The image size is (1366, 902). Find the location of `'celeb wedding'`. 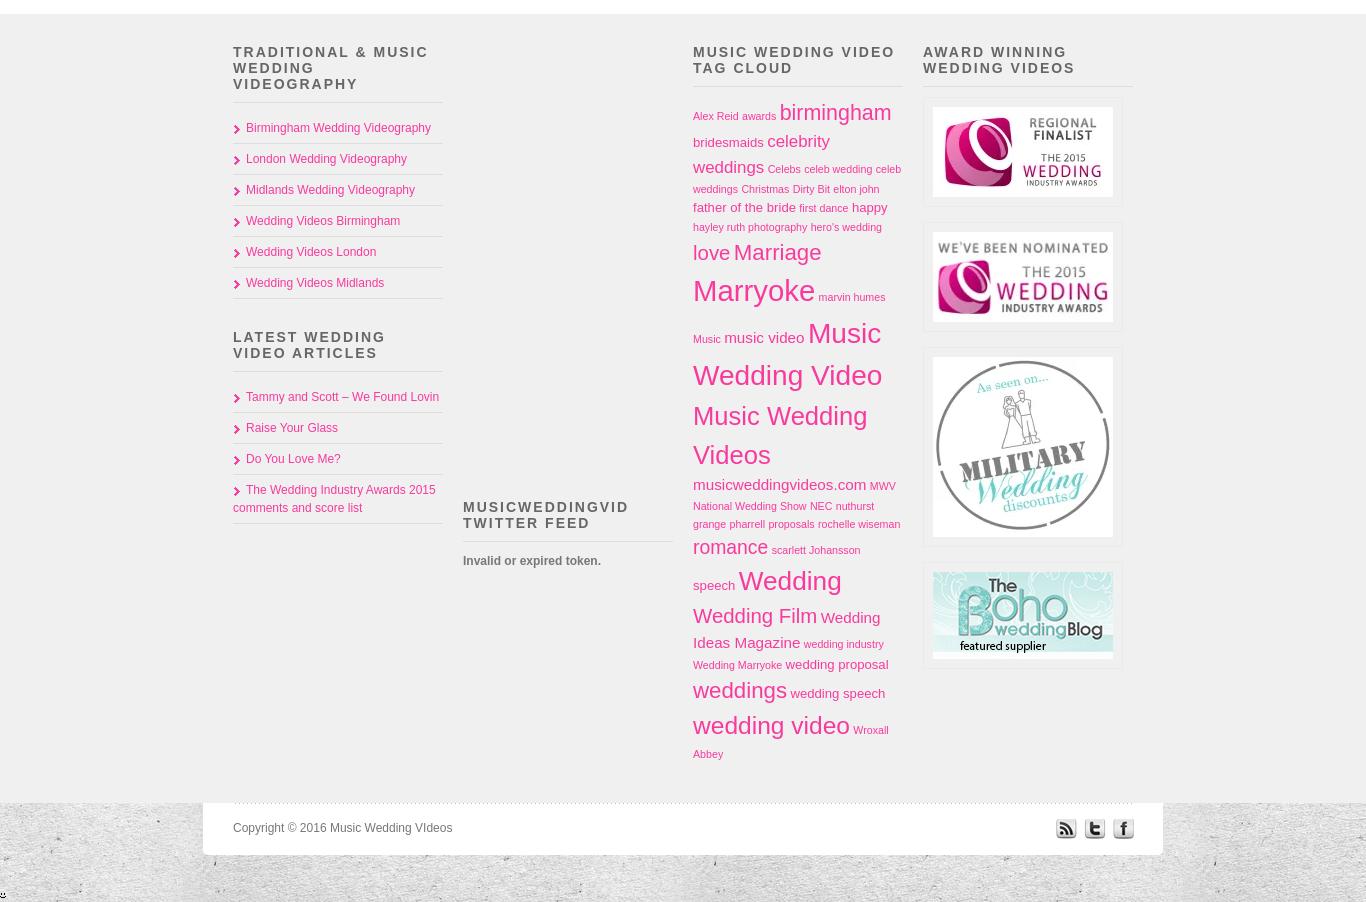

'celeb wedding' is located at coordinates (837, 167).